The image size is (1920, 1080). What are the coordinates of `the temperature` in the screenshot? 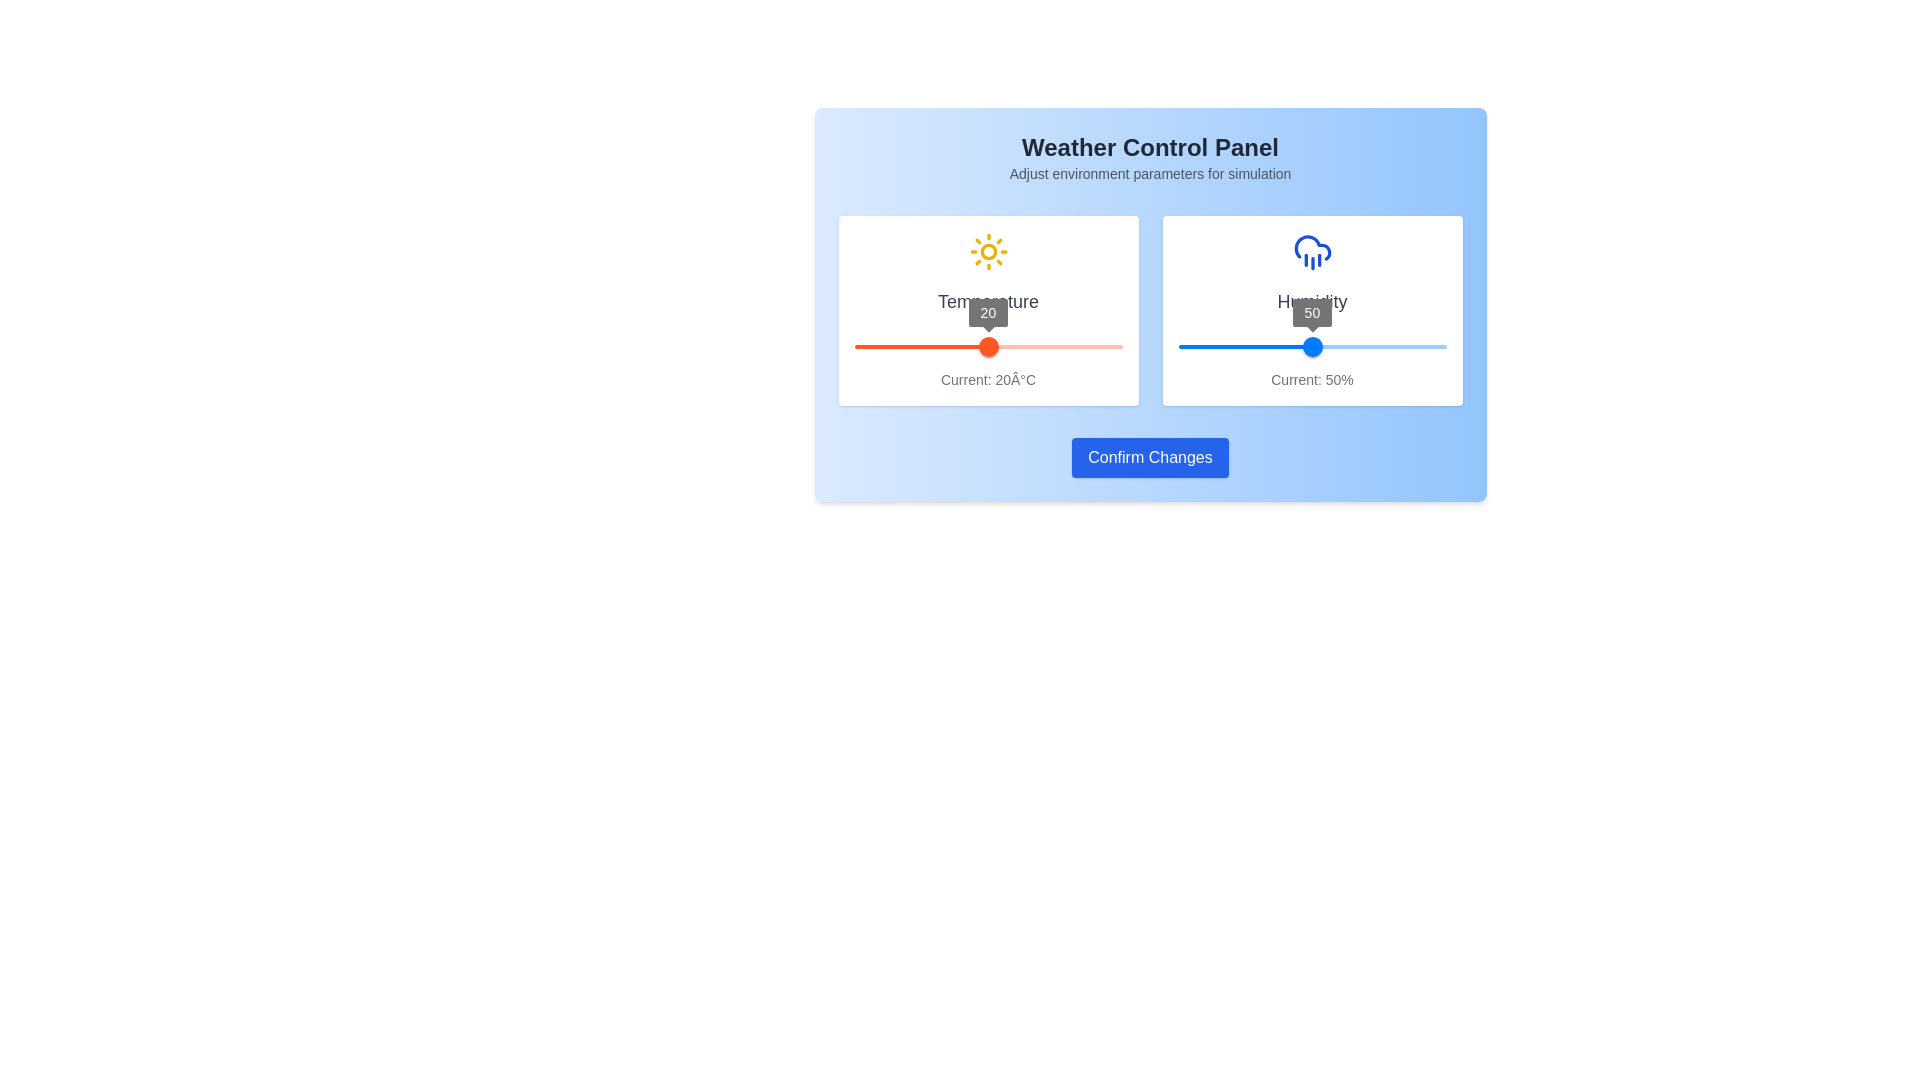 It's located at (1166, 400).